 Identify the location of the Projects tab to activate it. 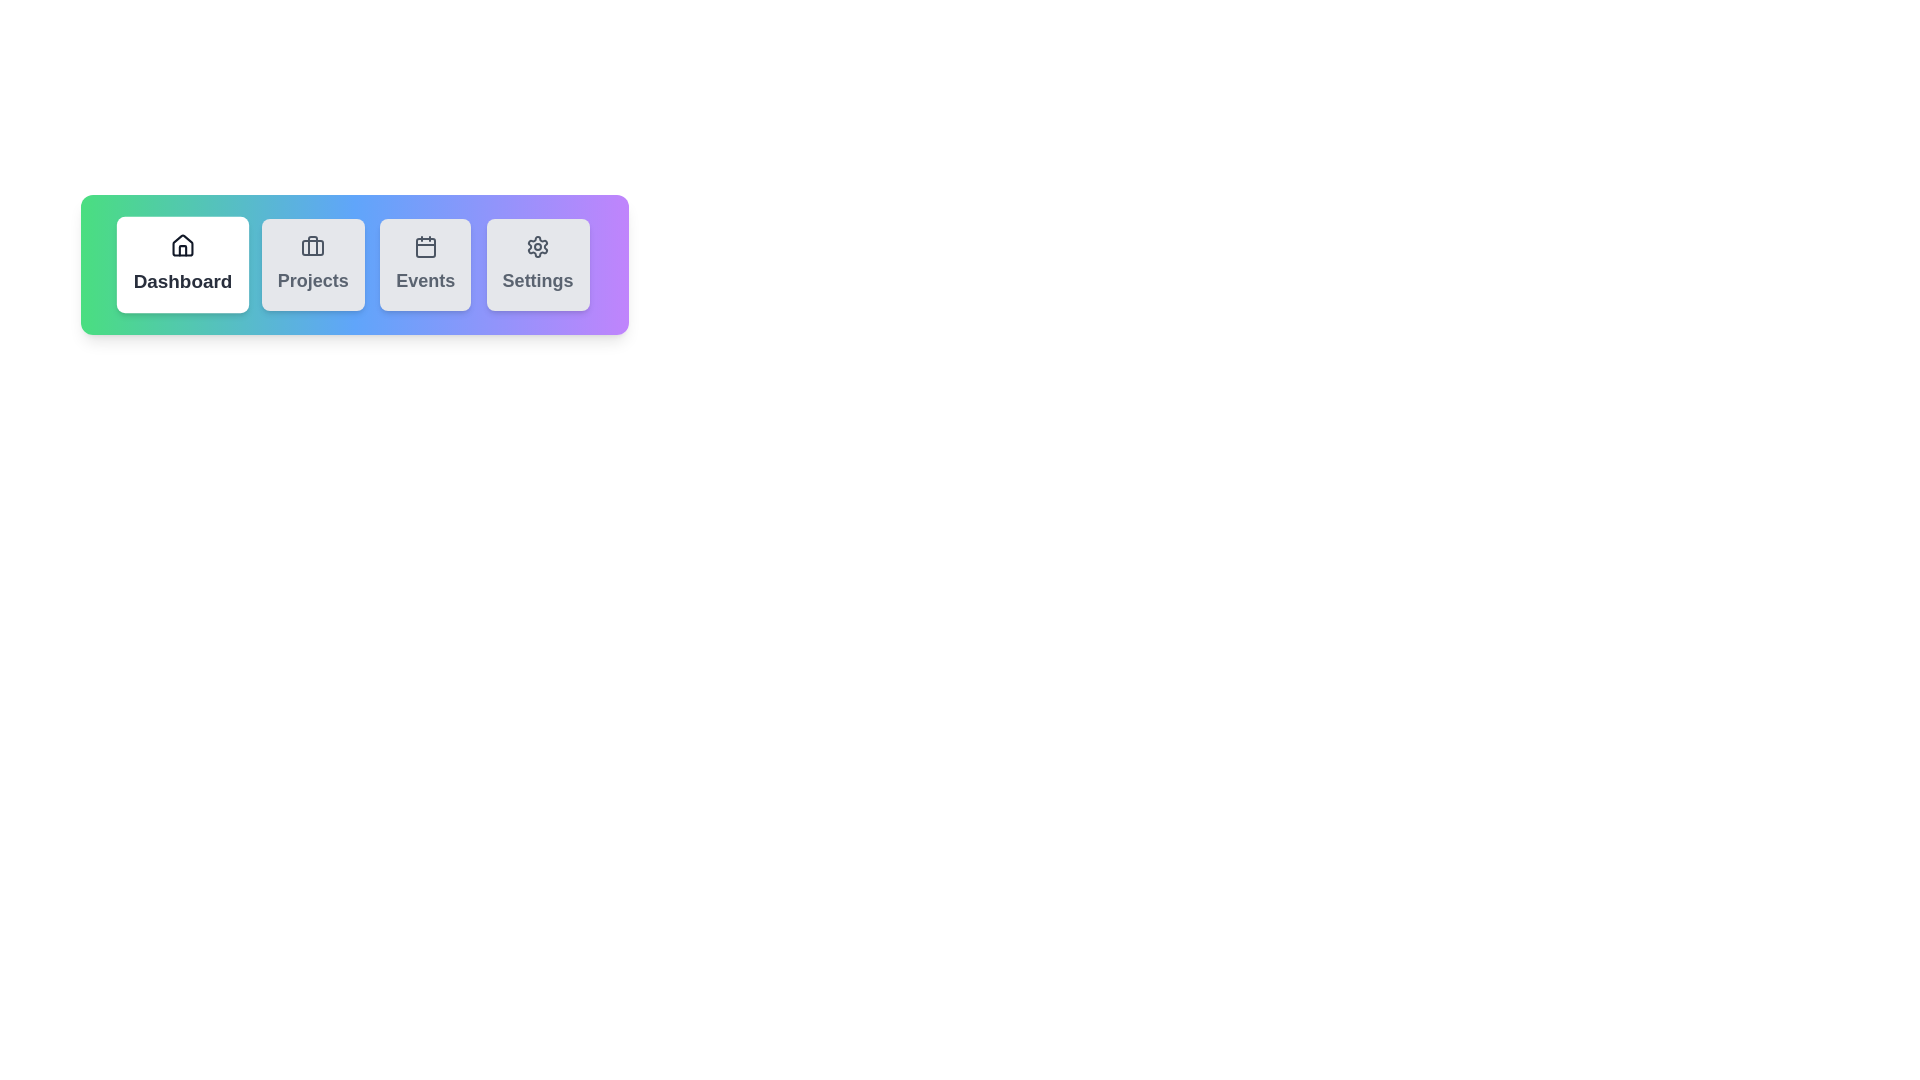
(311, 264).